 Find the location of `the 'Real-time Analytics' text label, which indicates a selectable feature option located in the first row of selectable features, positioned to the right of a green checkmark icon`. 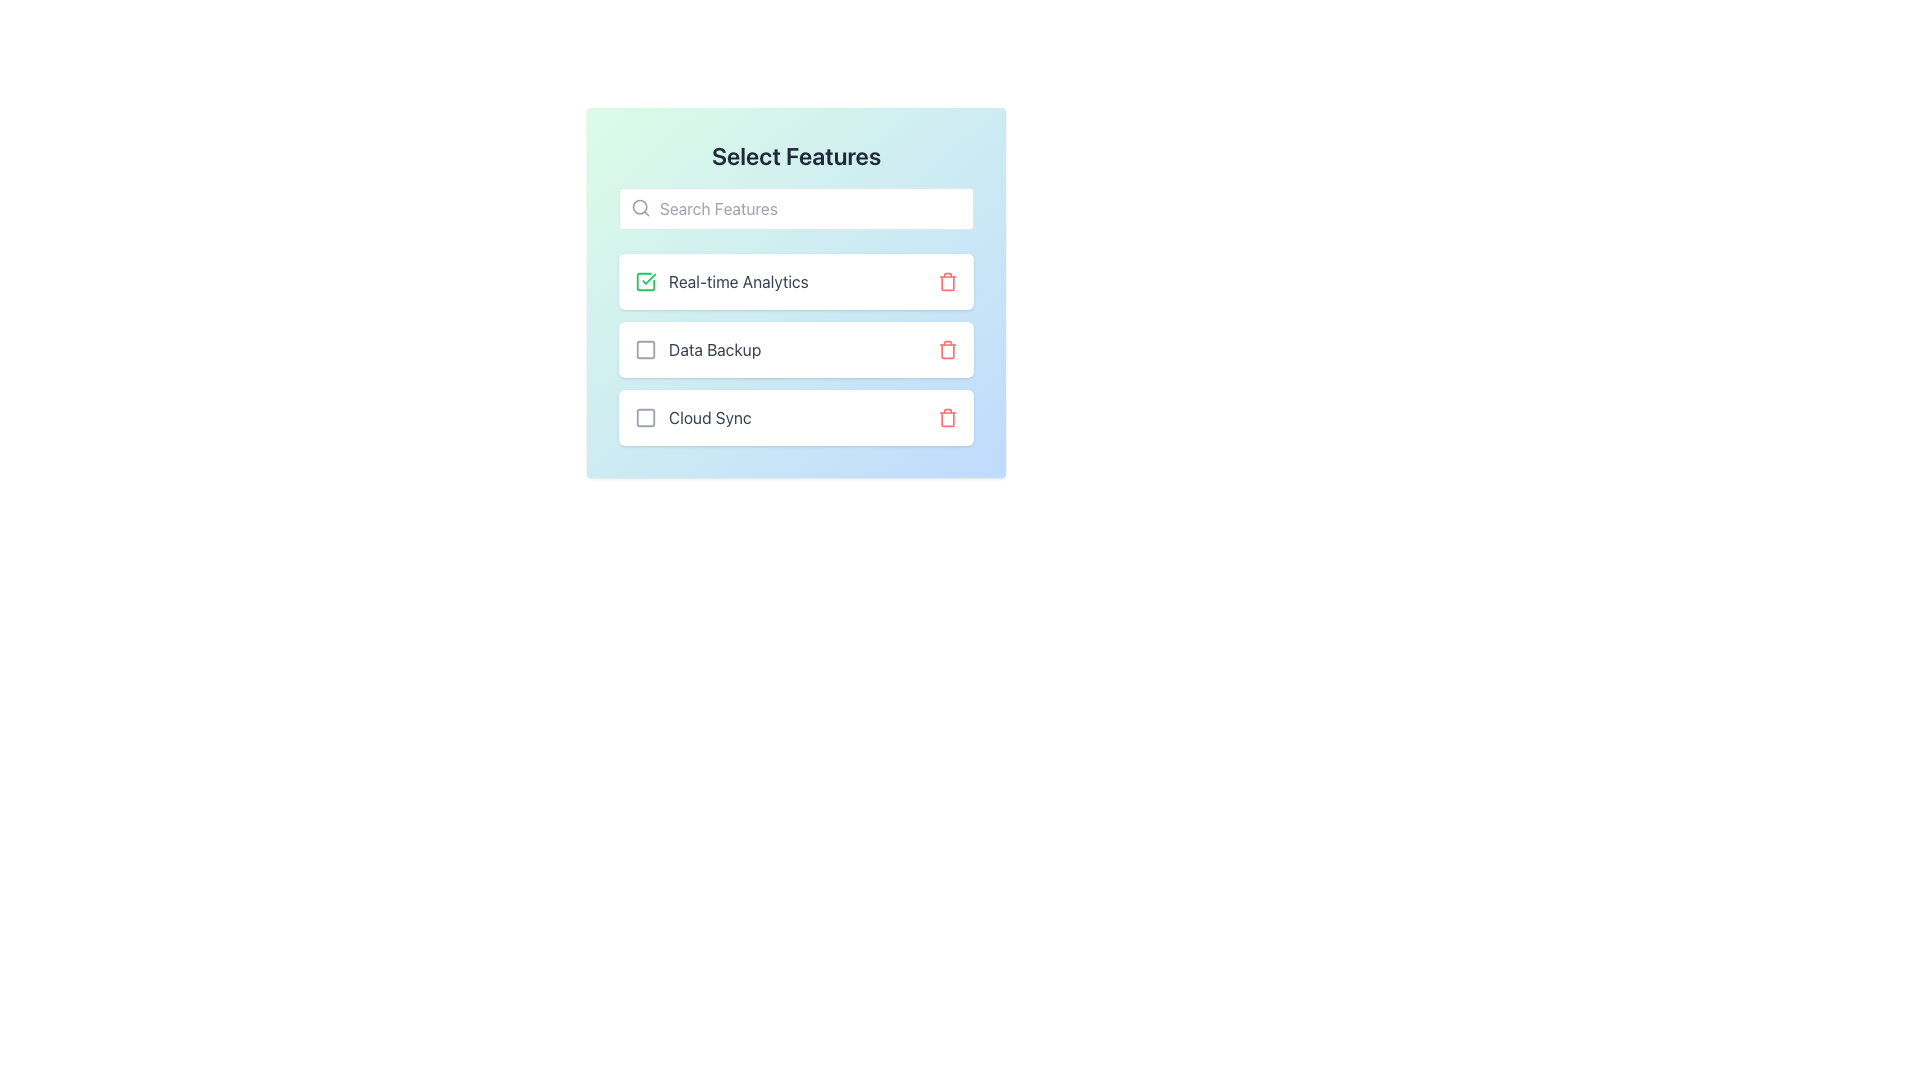

the 'Real-time Analytics' text label, which indicates a selectable feature option located in the first row of selectable features, positioned to the right of a green checkmark icon is located at coordinates (737, 281).